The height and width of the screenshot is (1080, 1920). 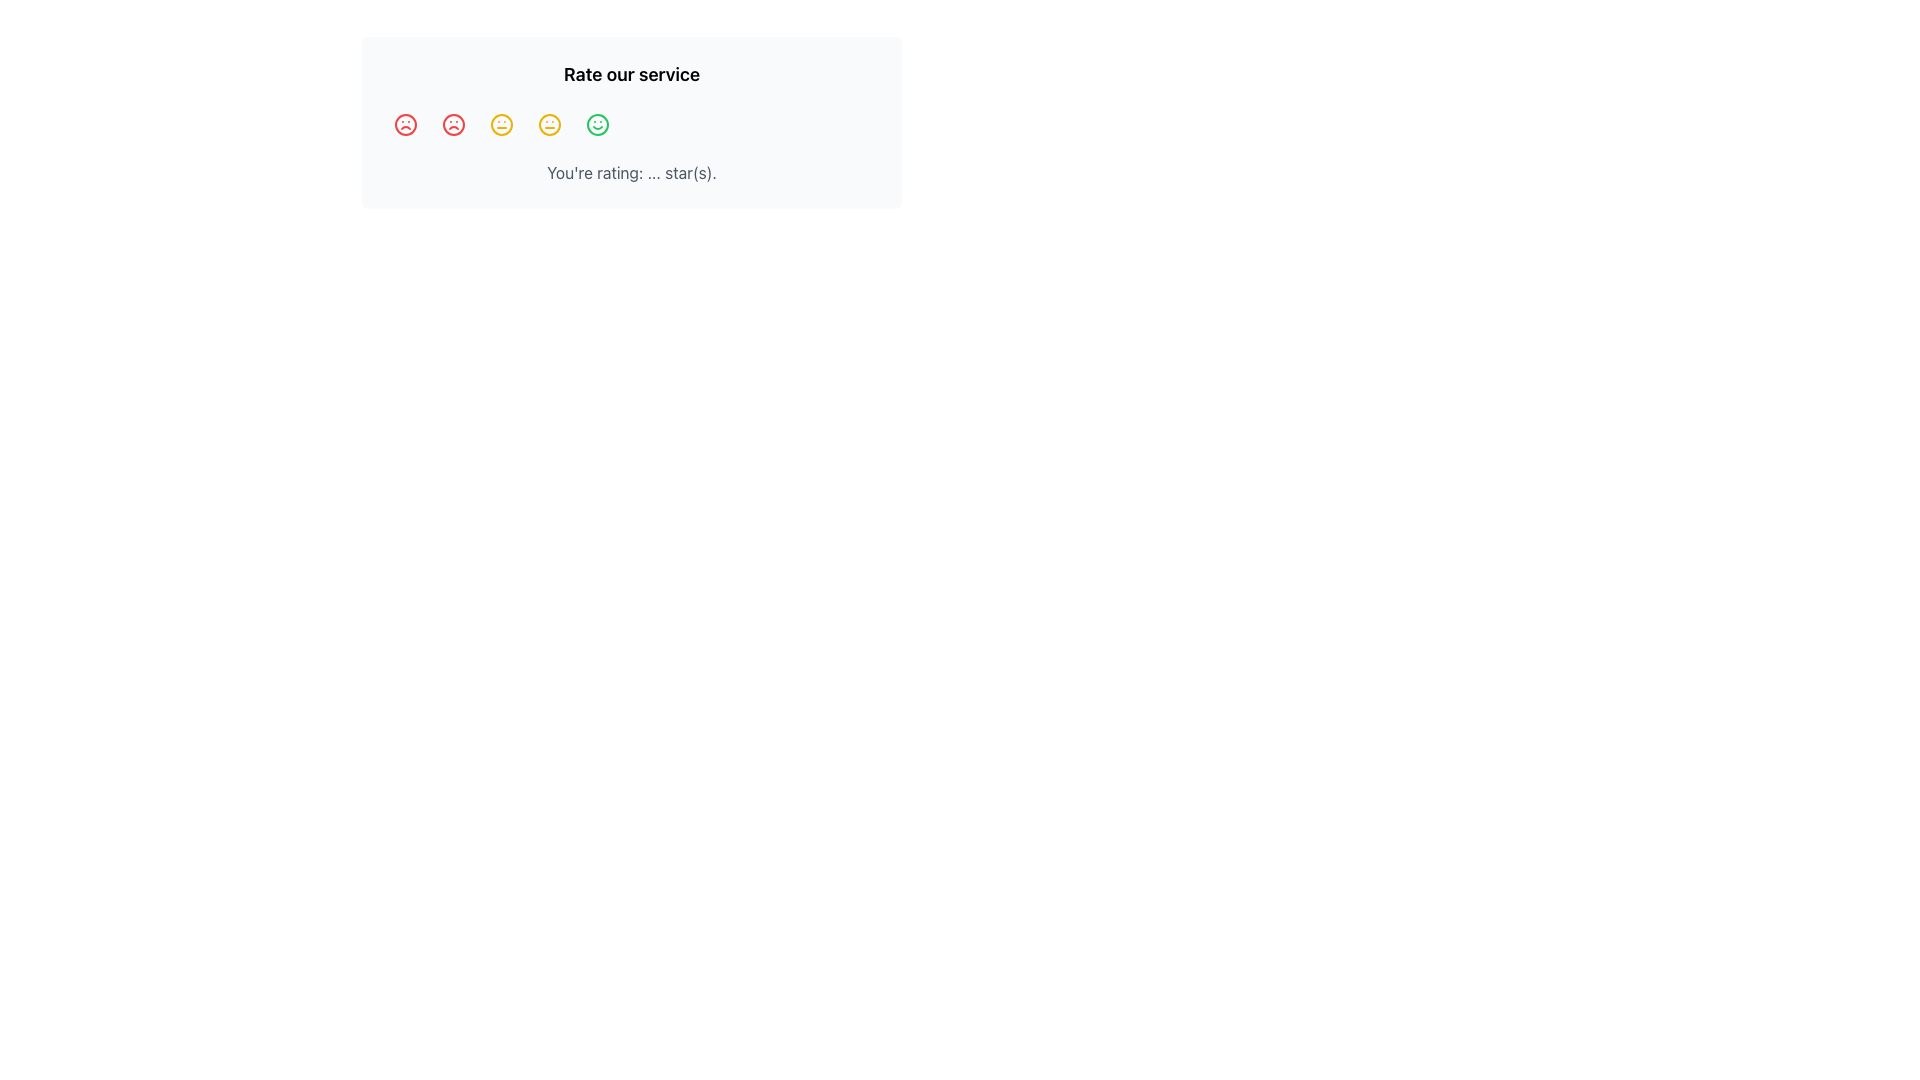 What do you see at coordinates (550, 124) in the screenshot?
I see `the circular yellow icon with a neutral expression` at bounding box center [550, 124].